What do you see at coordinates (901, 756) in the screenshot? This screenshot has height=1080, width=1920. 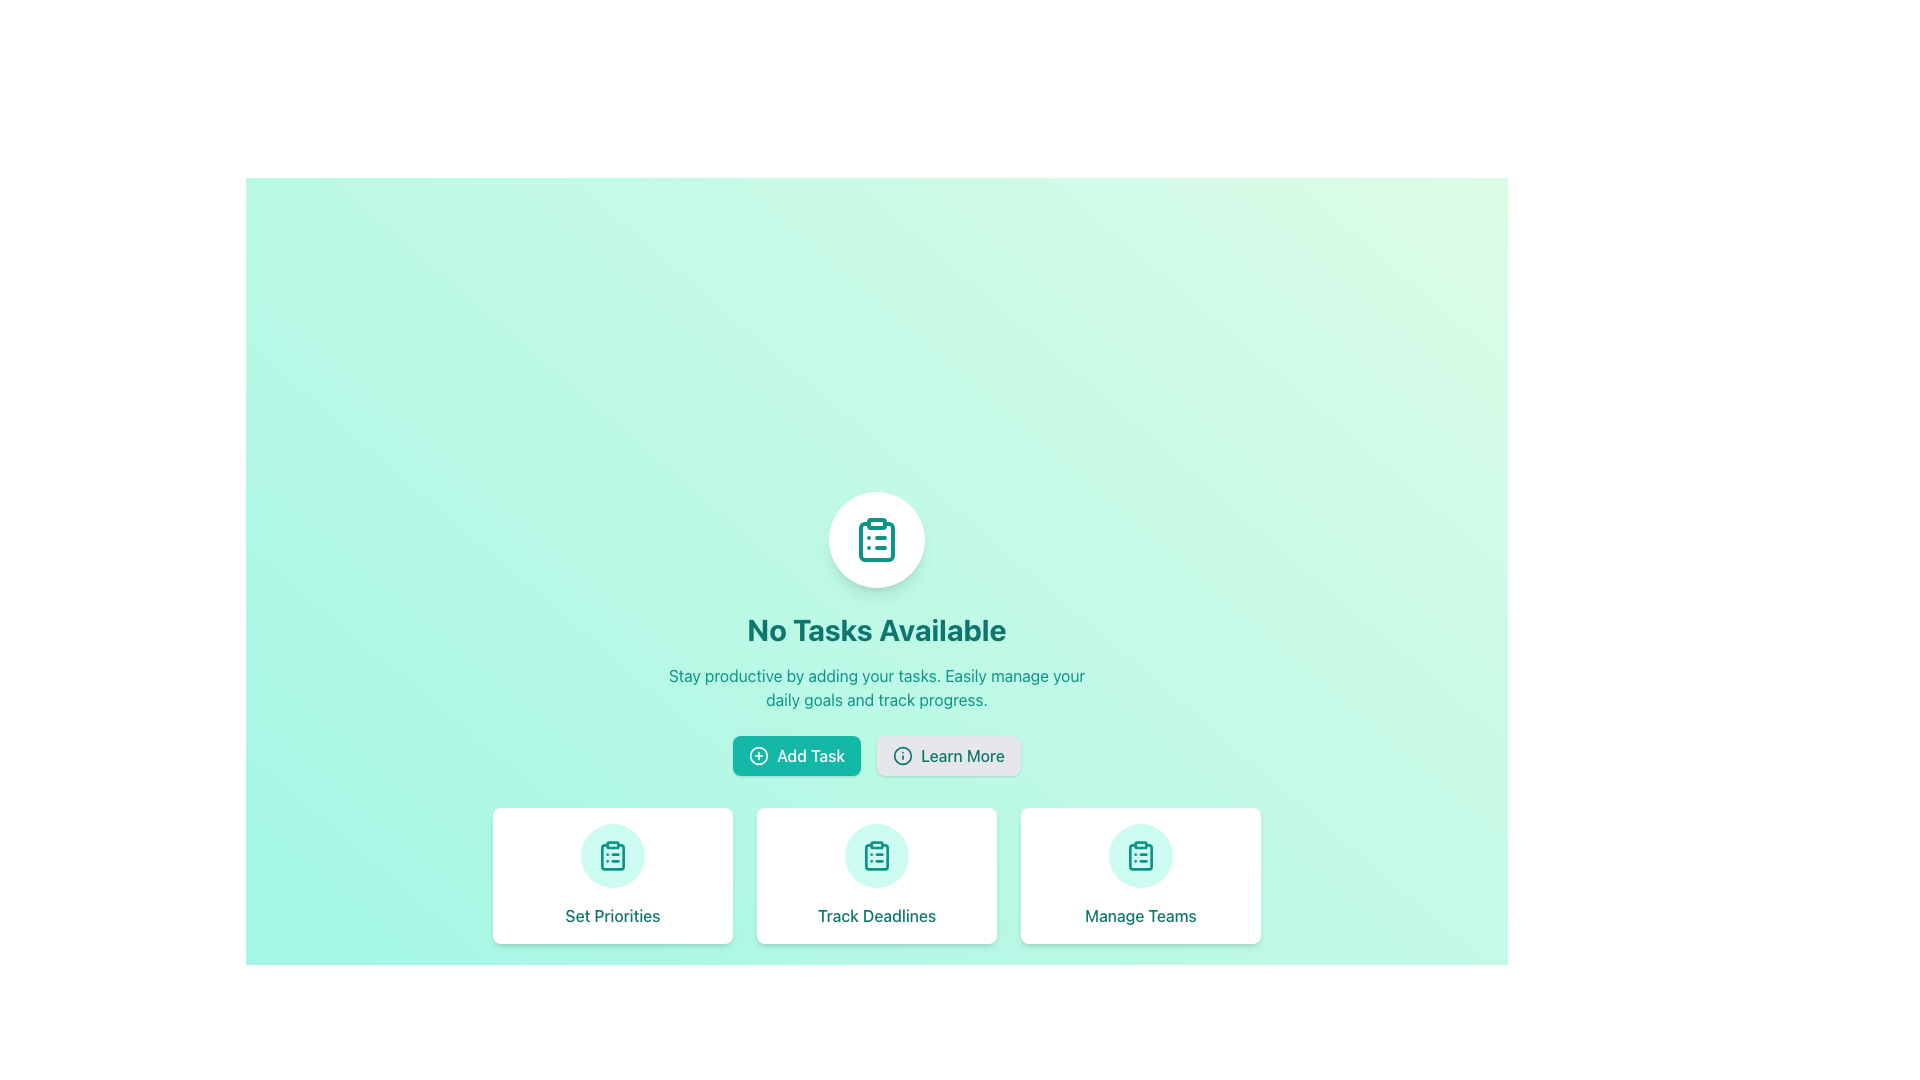 I see `the information icon located at the leftmost part of the 'Learn More' button, which is positioned below the headline 'No Tasks Available'` at bounding box center [901, 756].